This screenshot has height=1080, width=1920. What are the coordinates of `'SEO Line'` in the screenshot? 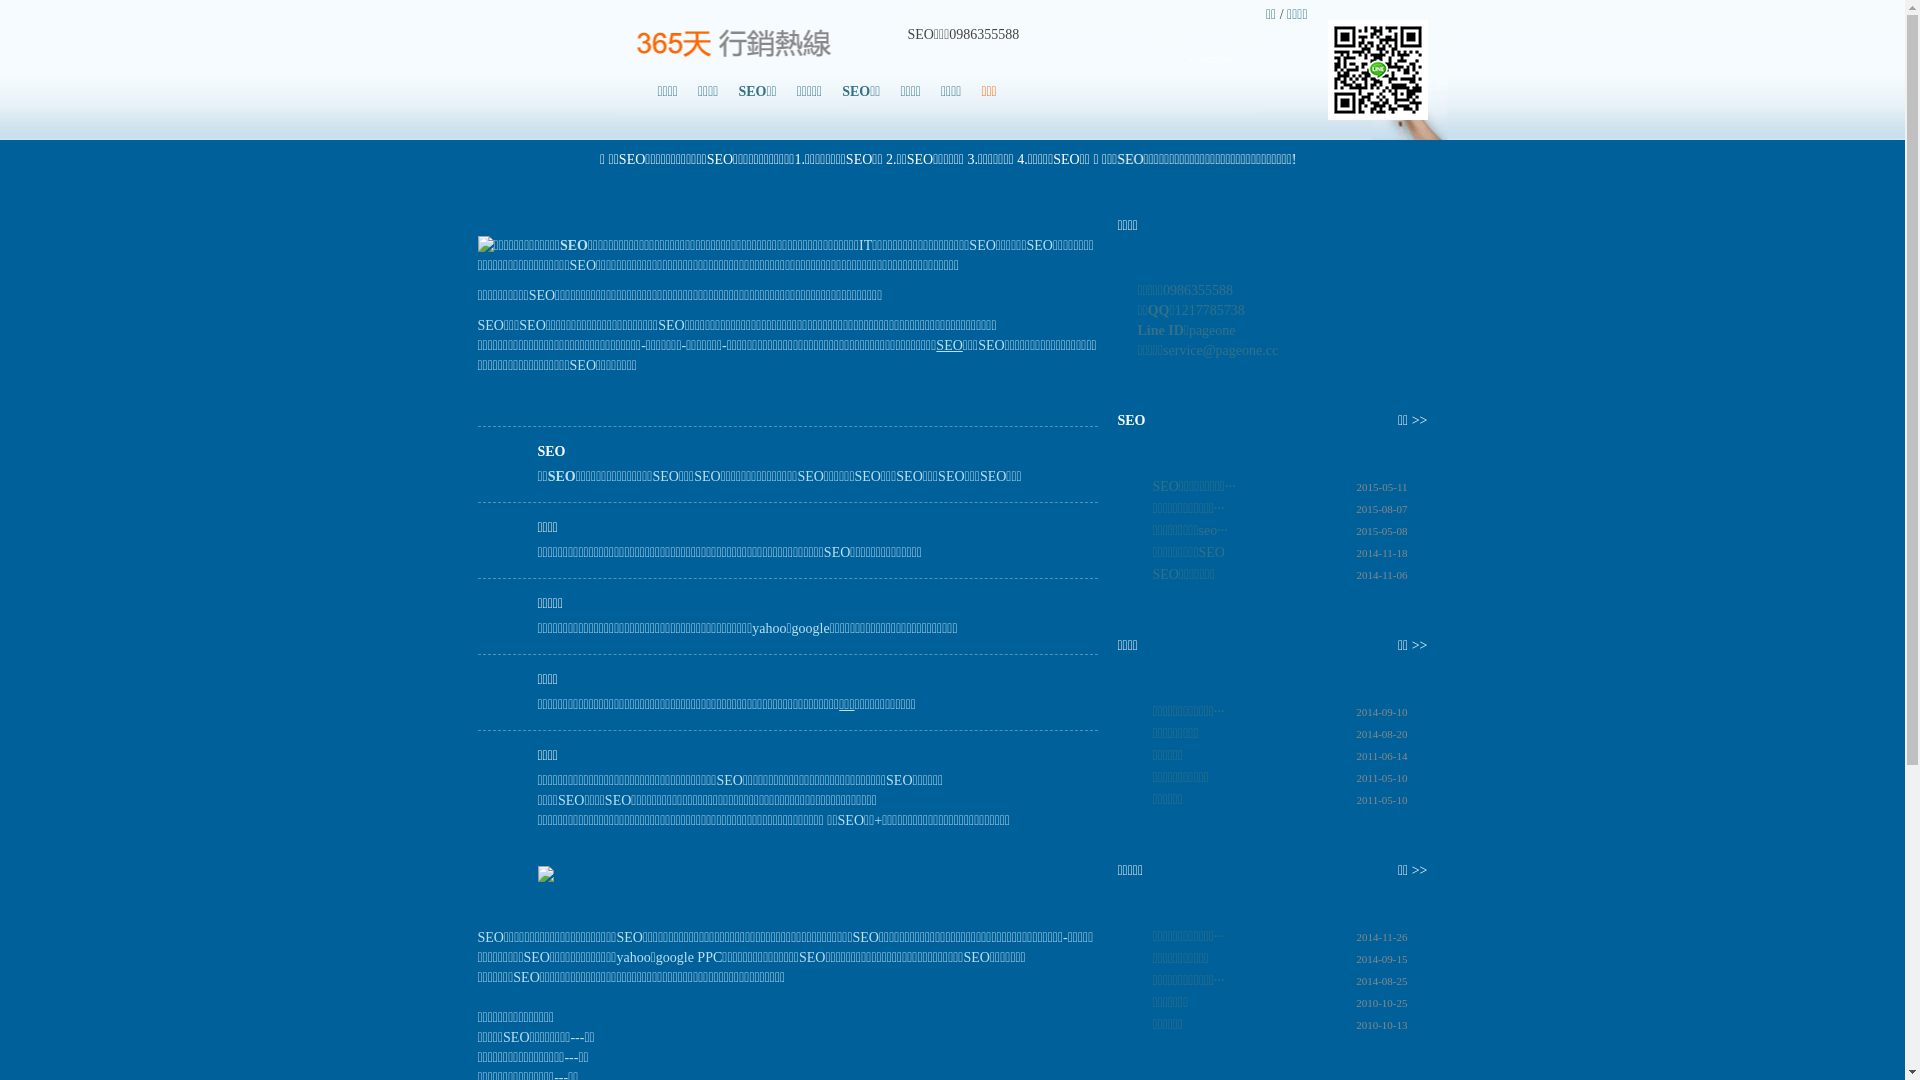 It's located at (1376, 68).